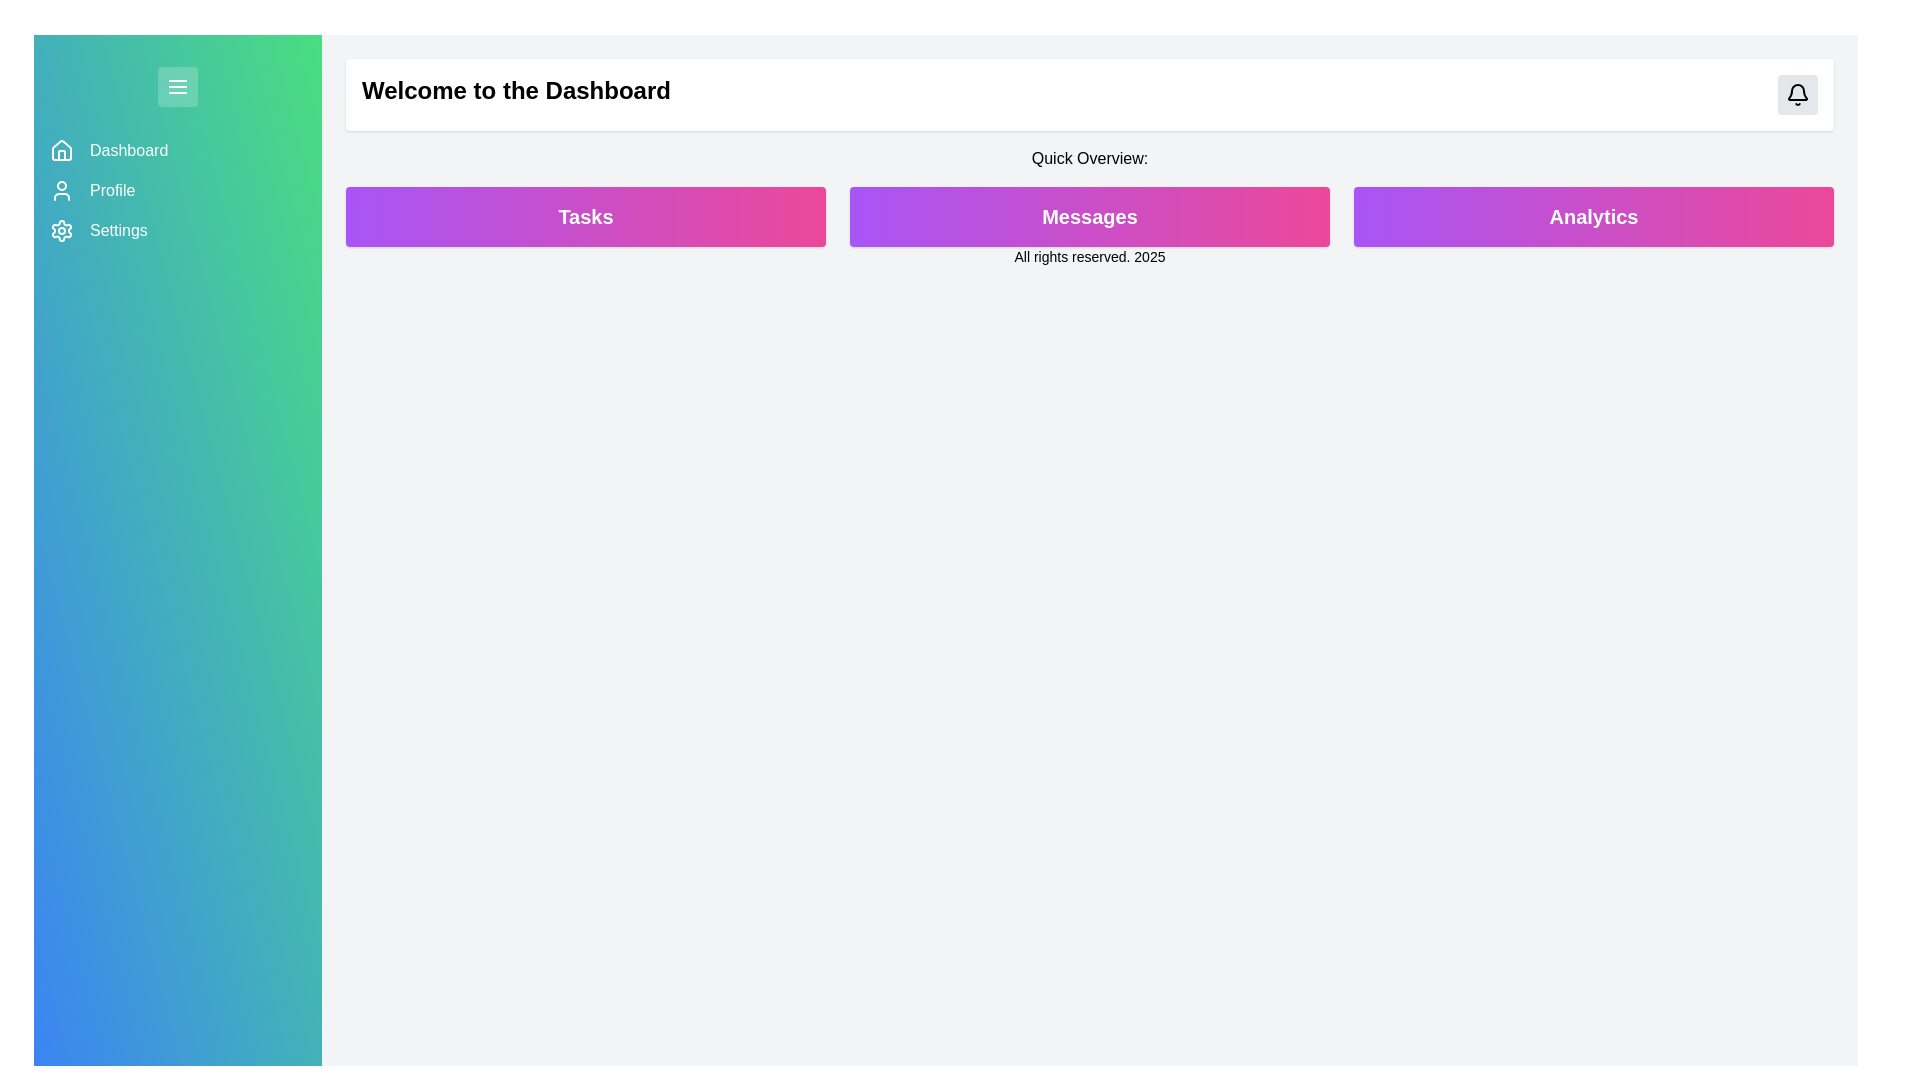 The height and width of the screenshot is (1080, 1920). I want to click on the 'Settings' text label located in the vertical navigation menu, so click(117, 230).